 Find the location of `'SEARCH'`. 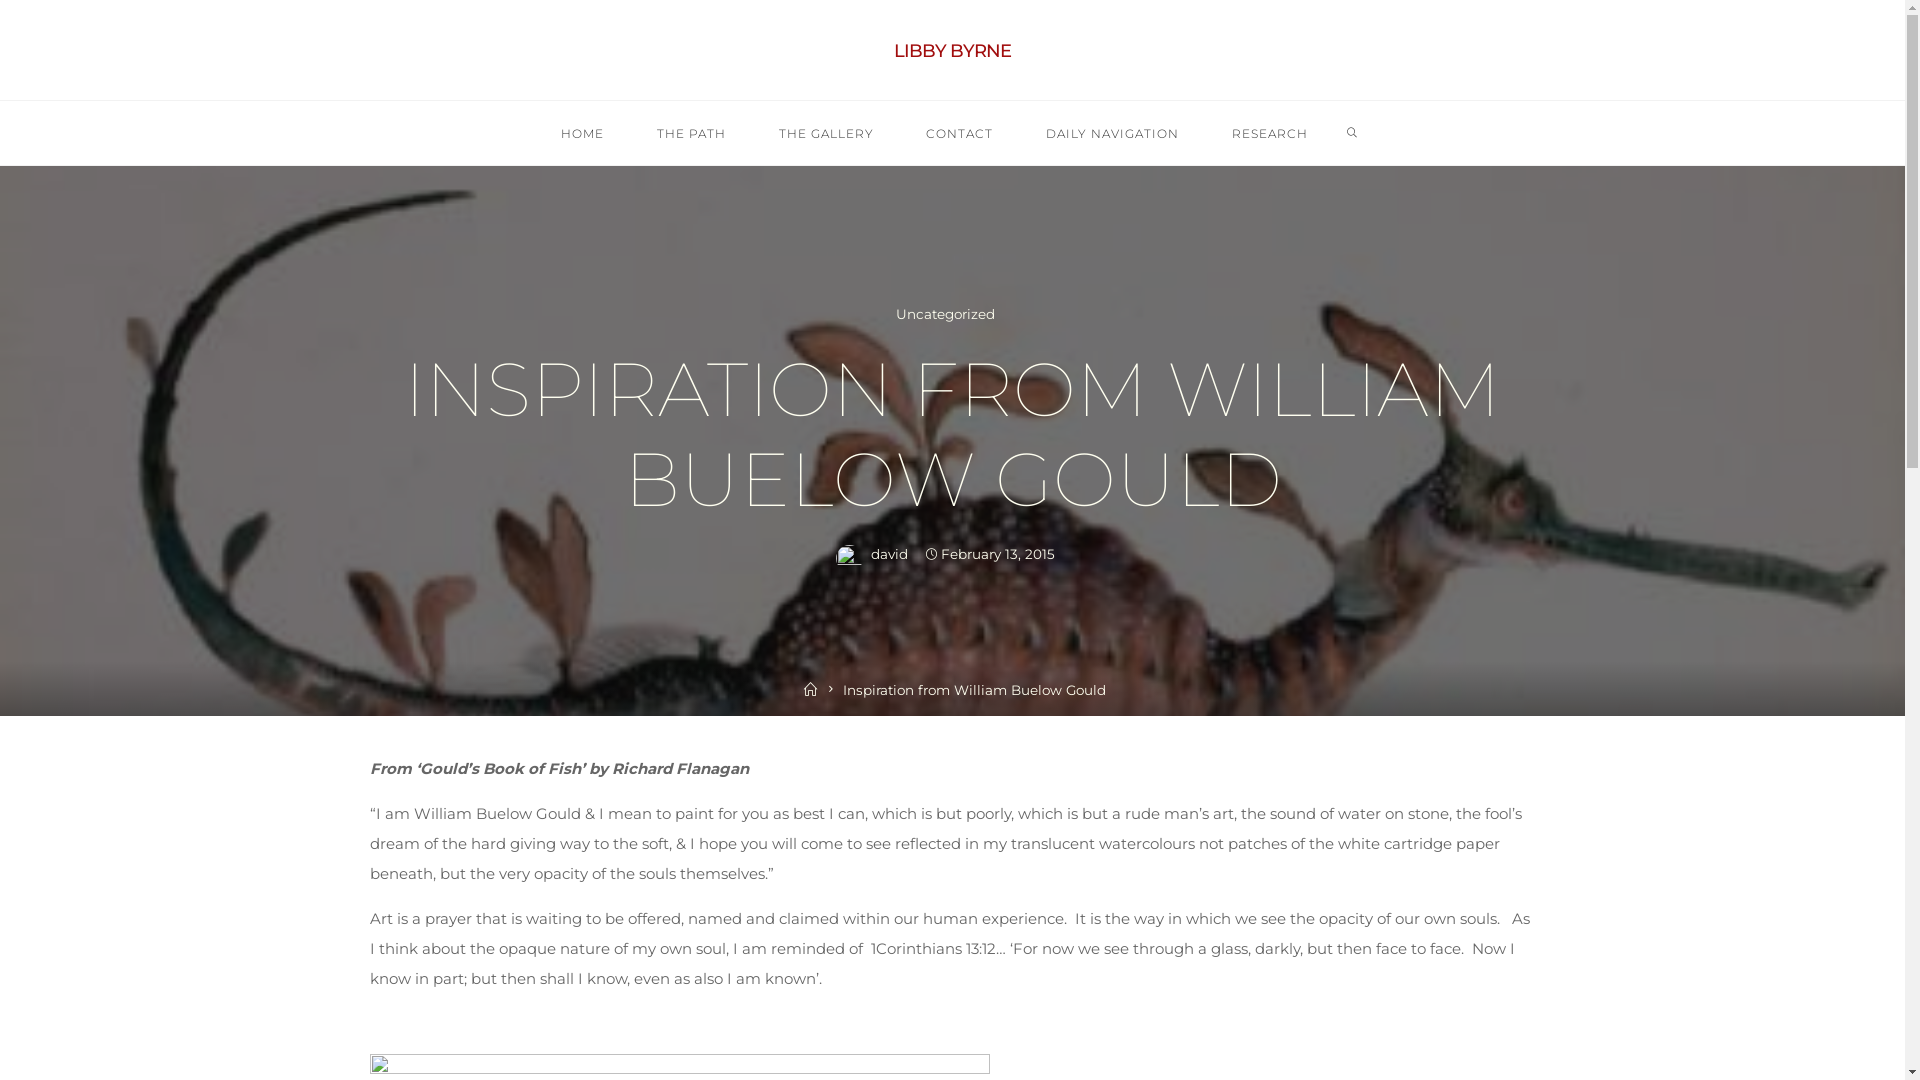

'SEARCH' is located at coordinates (1339, 133).